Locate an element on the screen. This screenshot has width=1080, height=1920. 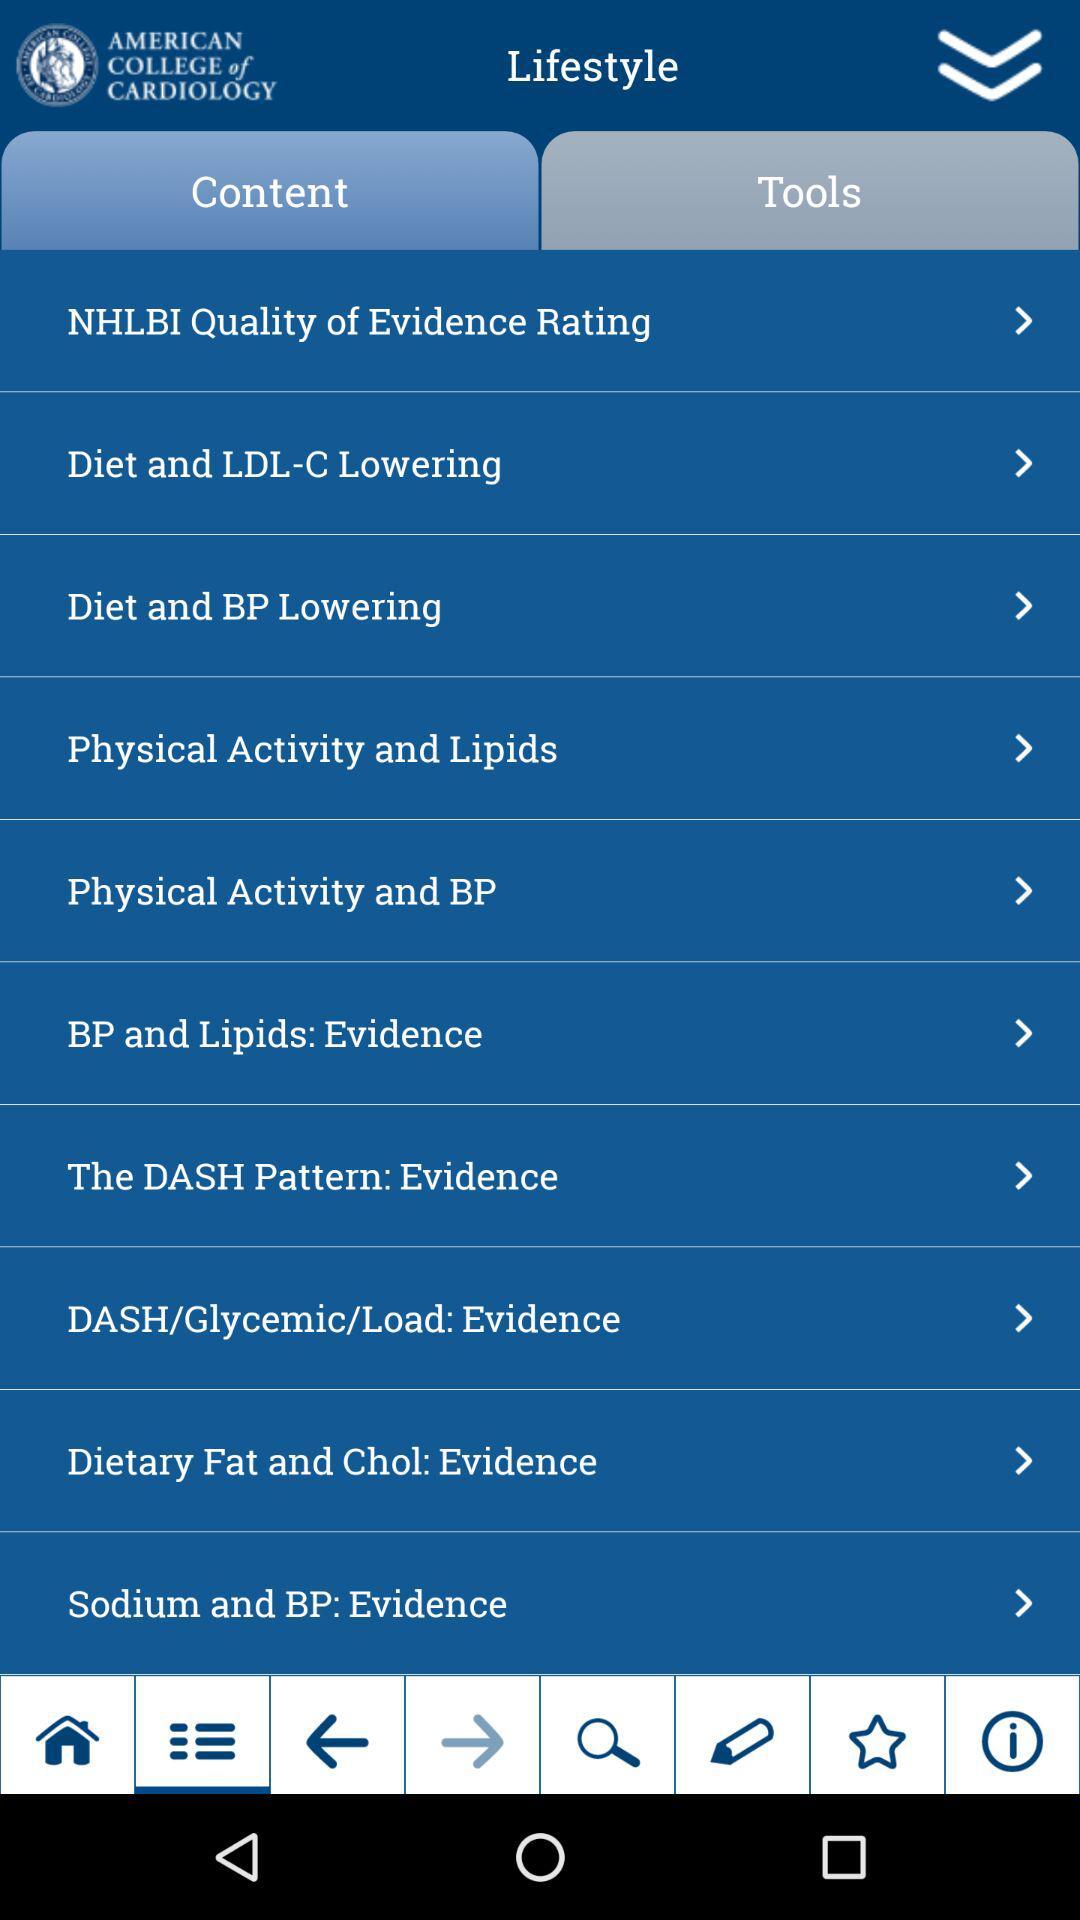
open drop down menu is located at coordinates (987, 65).